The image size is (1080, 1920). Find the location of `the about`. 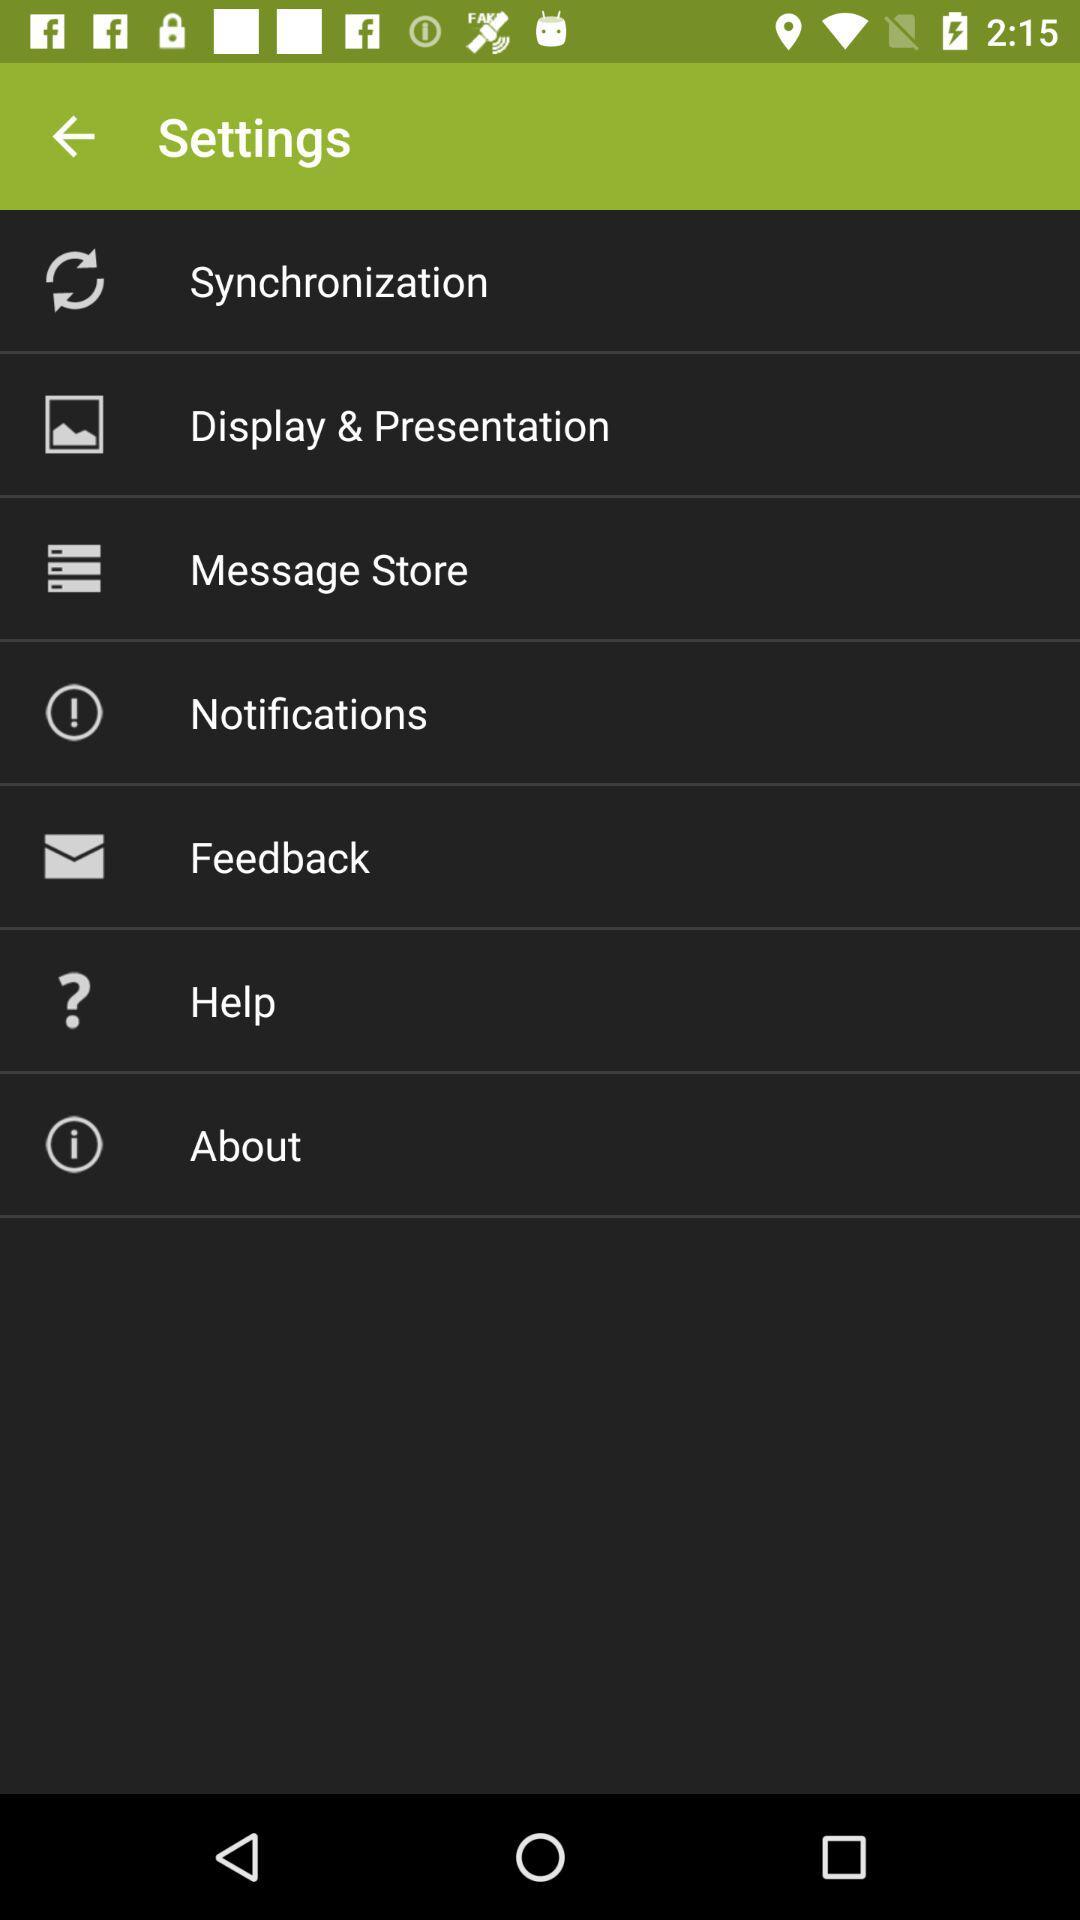

the about is located at coordinates (244, 1144).